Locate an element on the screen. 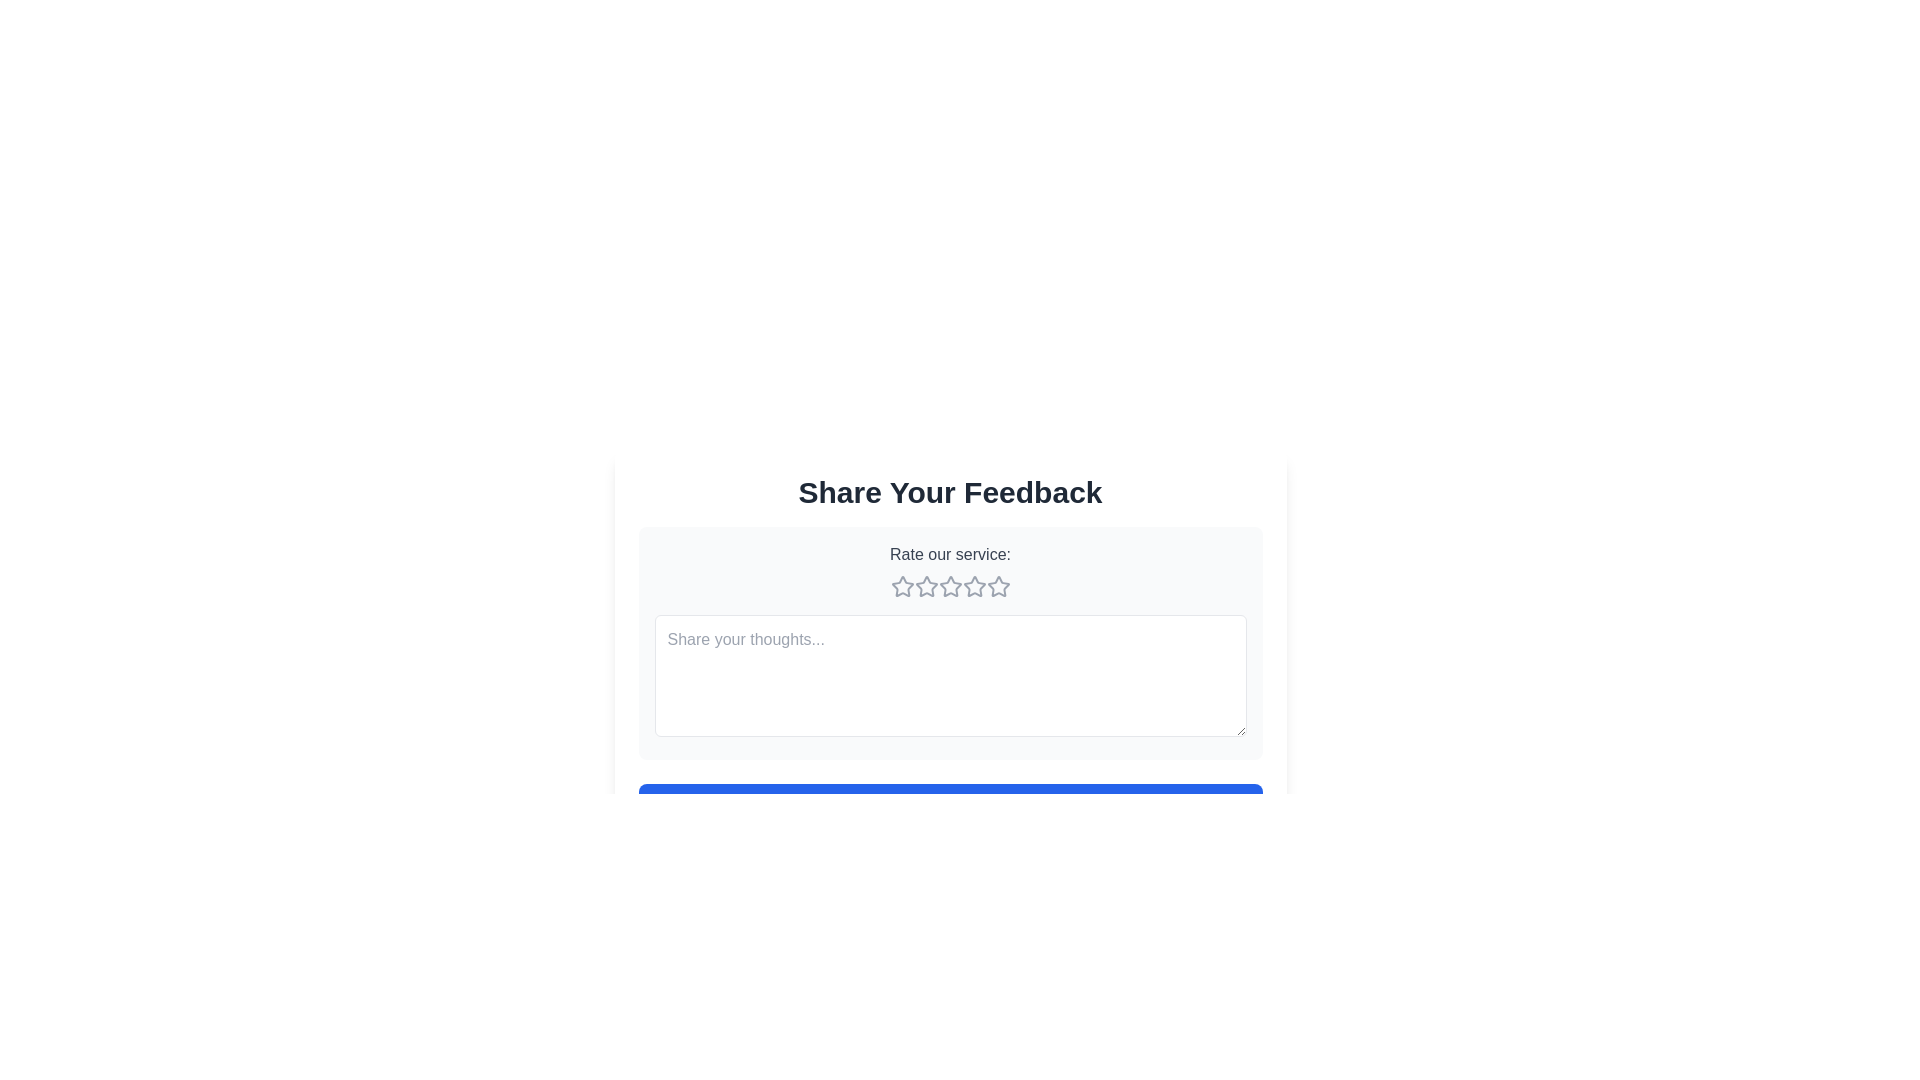  the first star-shaped rating icon with a gray outline is located at coordinates (901, 585).